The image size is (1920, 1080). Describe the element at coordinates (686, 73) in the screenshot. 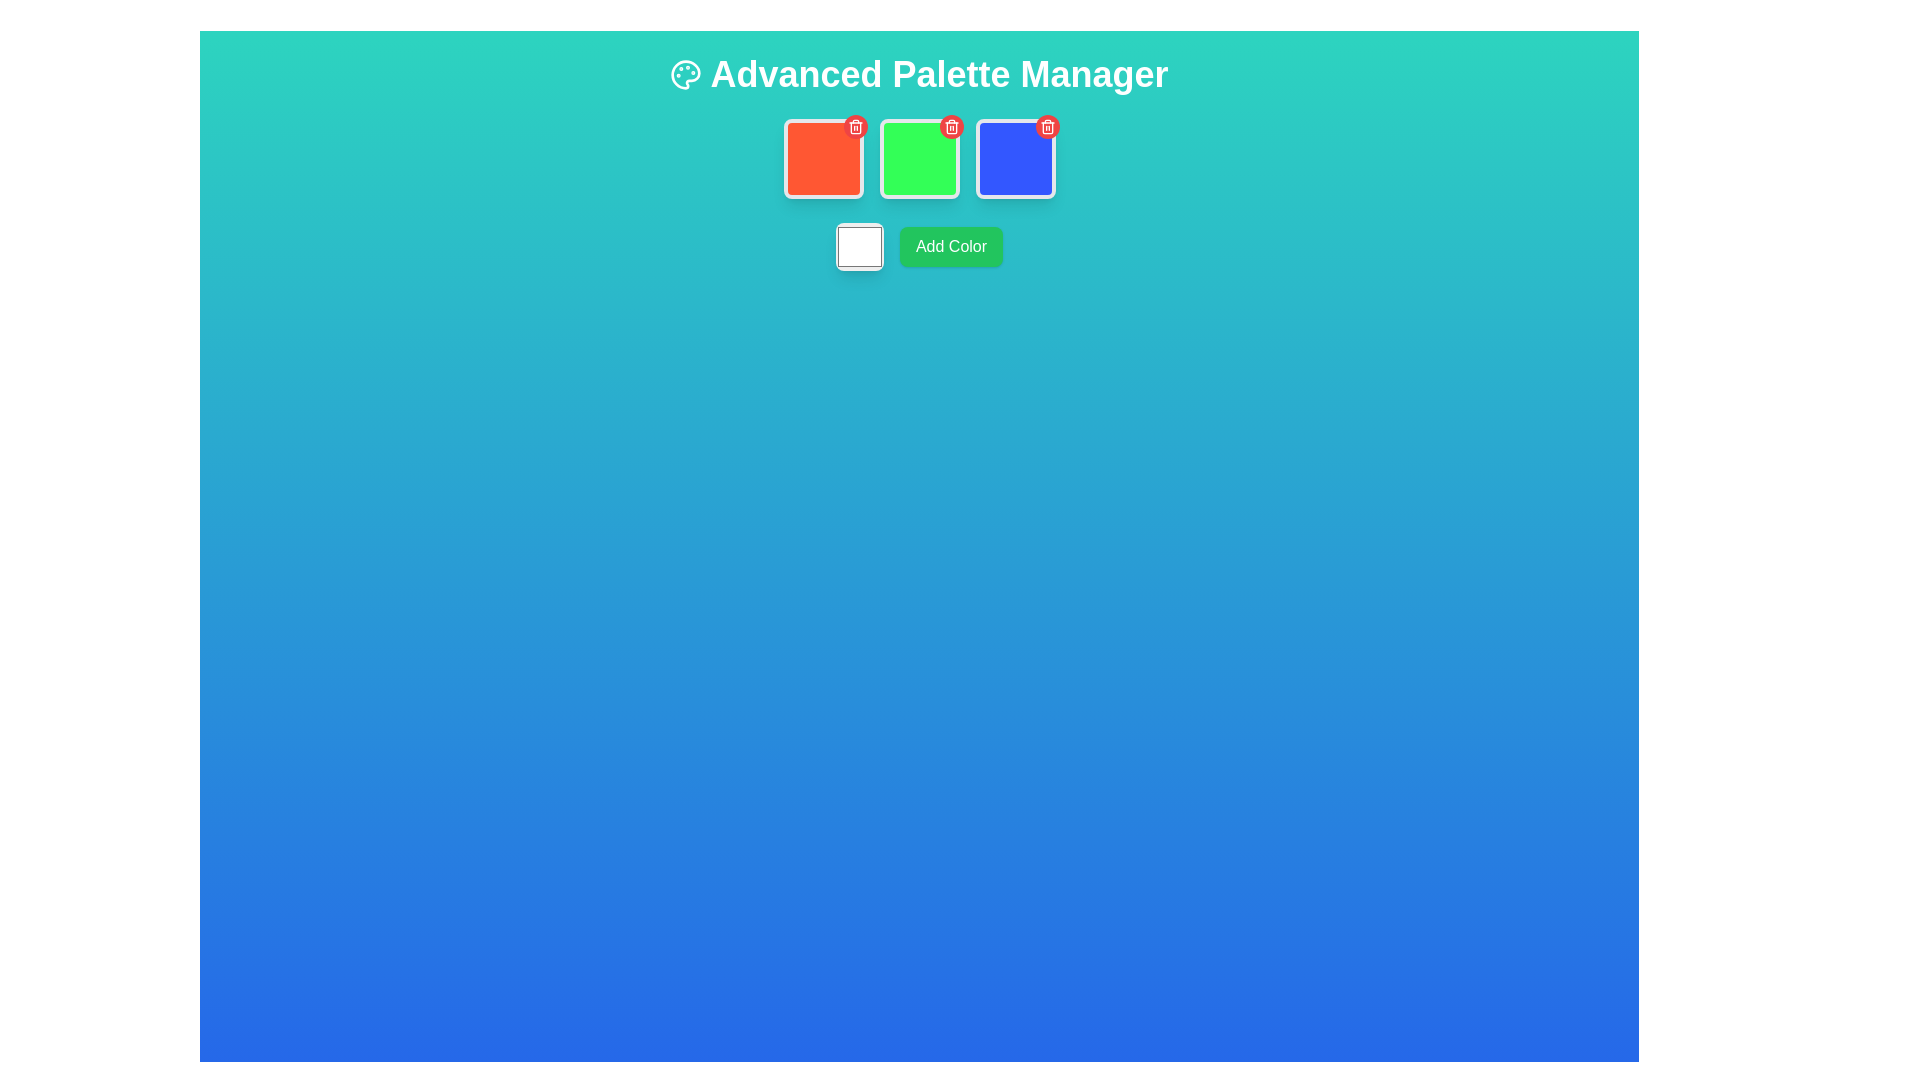

I see `the painter's palette icon located at the top-left corner of the interface, immediately to the left of the text 'Advanced Palette Manager'` at that location.